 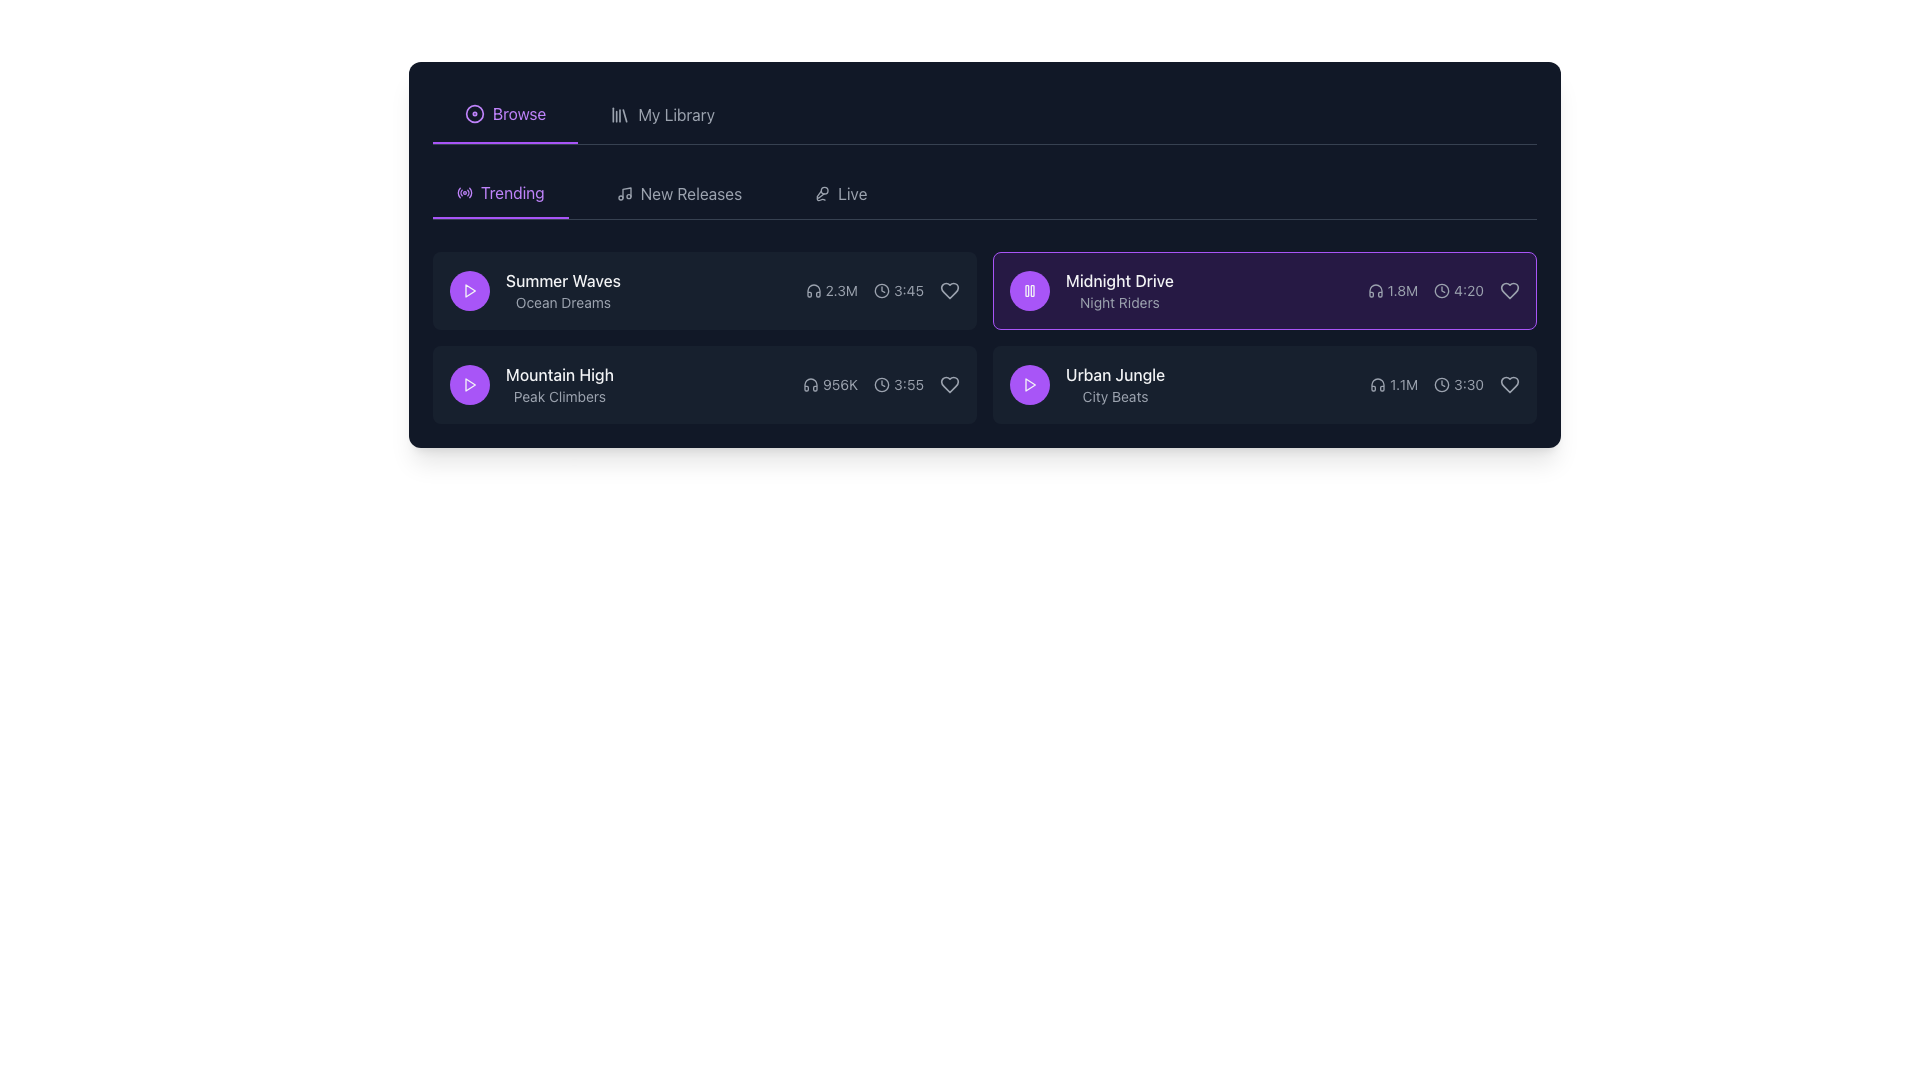 What do you see at coordinates (562, 290) in the screenshot?
I see `the Text Display element that presents the name and subtitle of a media item, located to the right of the play symbol button in the trending list` at bounding box center [562, 290].